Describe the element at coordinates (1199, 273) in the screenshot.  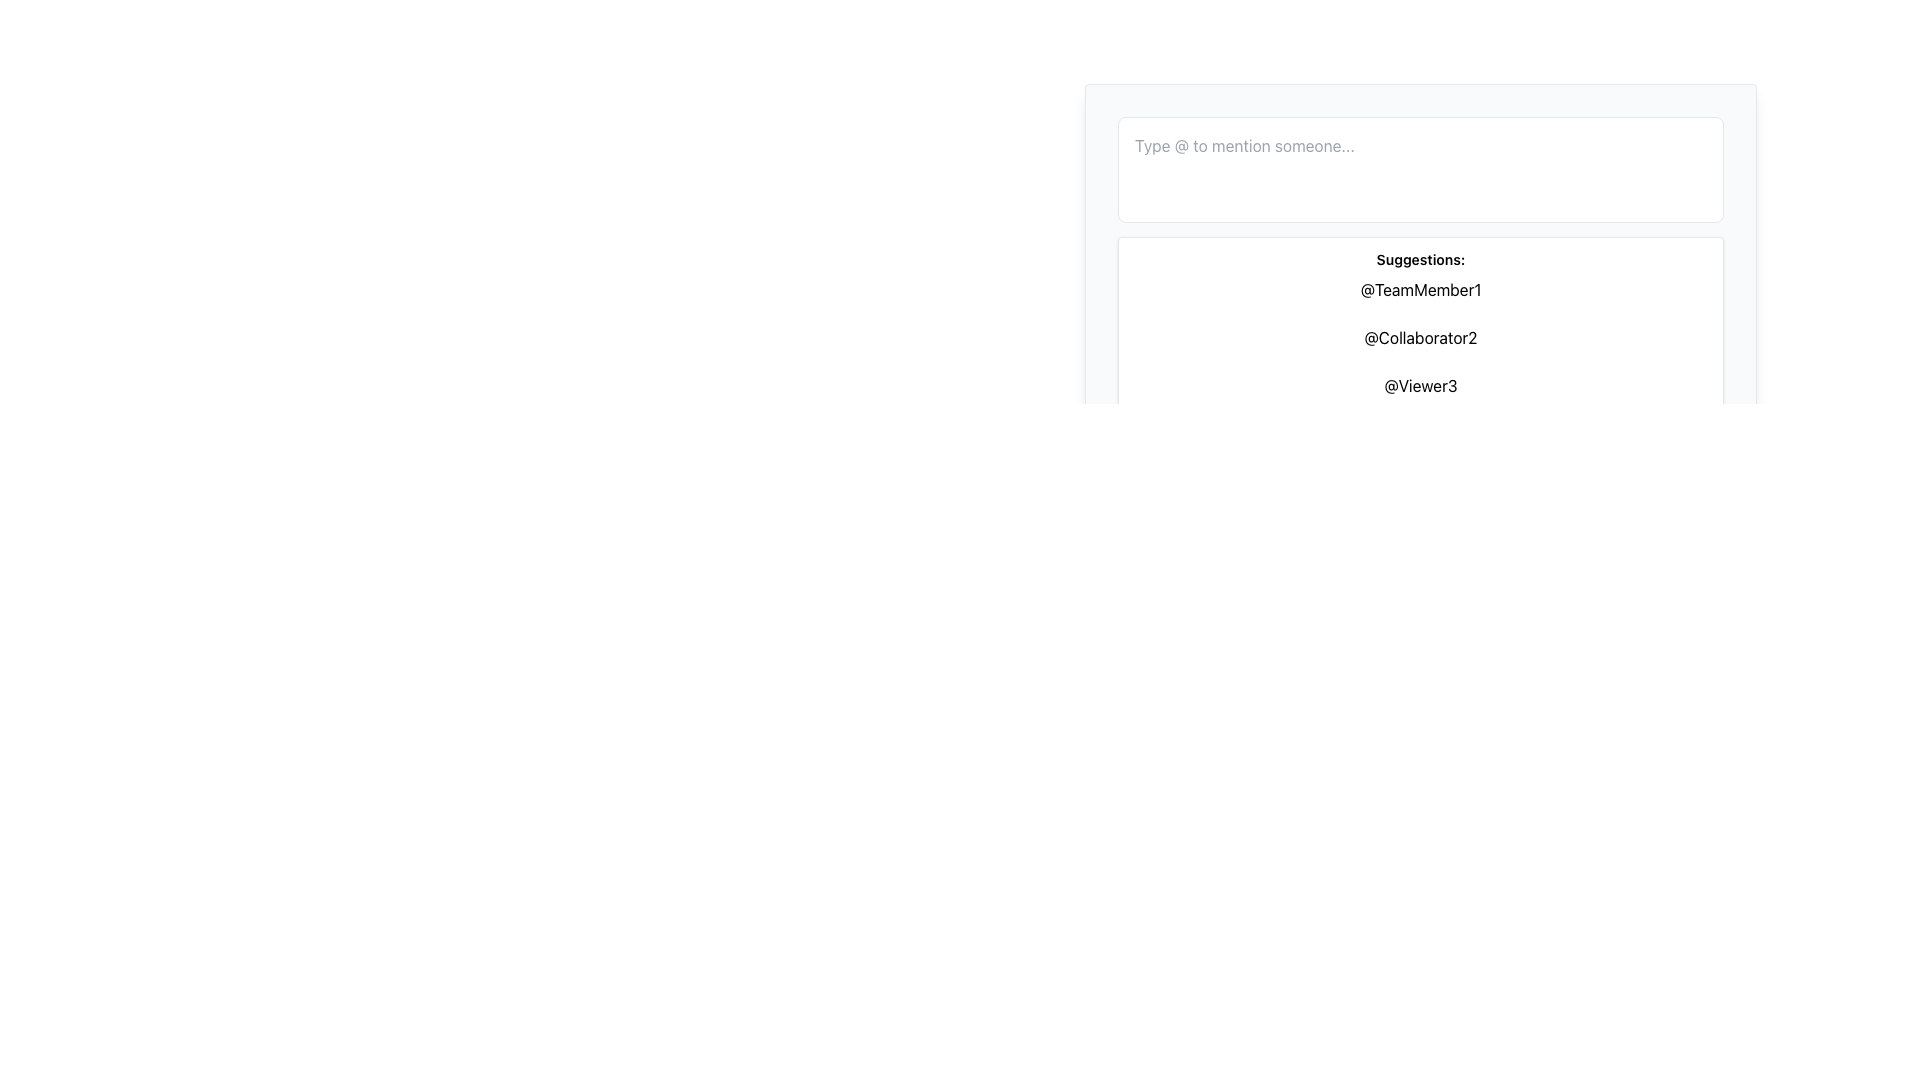
I see `the clear mentions button located on the left side of the horizontally laid-out section, which is the first item before the blue 'Post' button` at that location.